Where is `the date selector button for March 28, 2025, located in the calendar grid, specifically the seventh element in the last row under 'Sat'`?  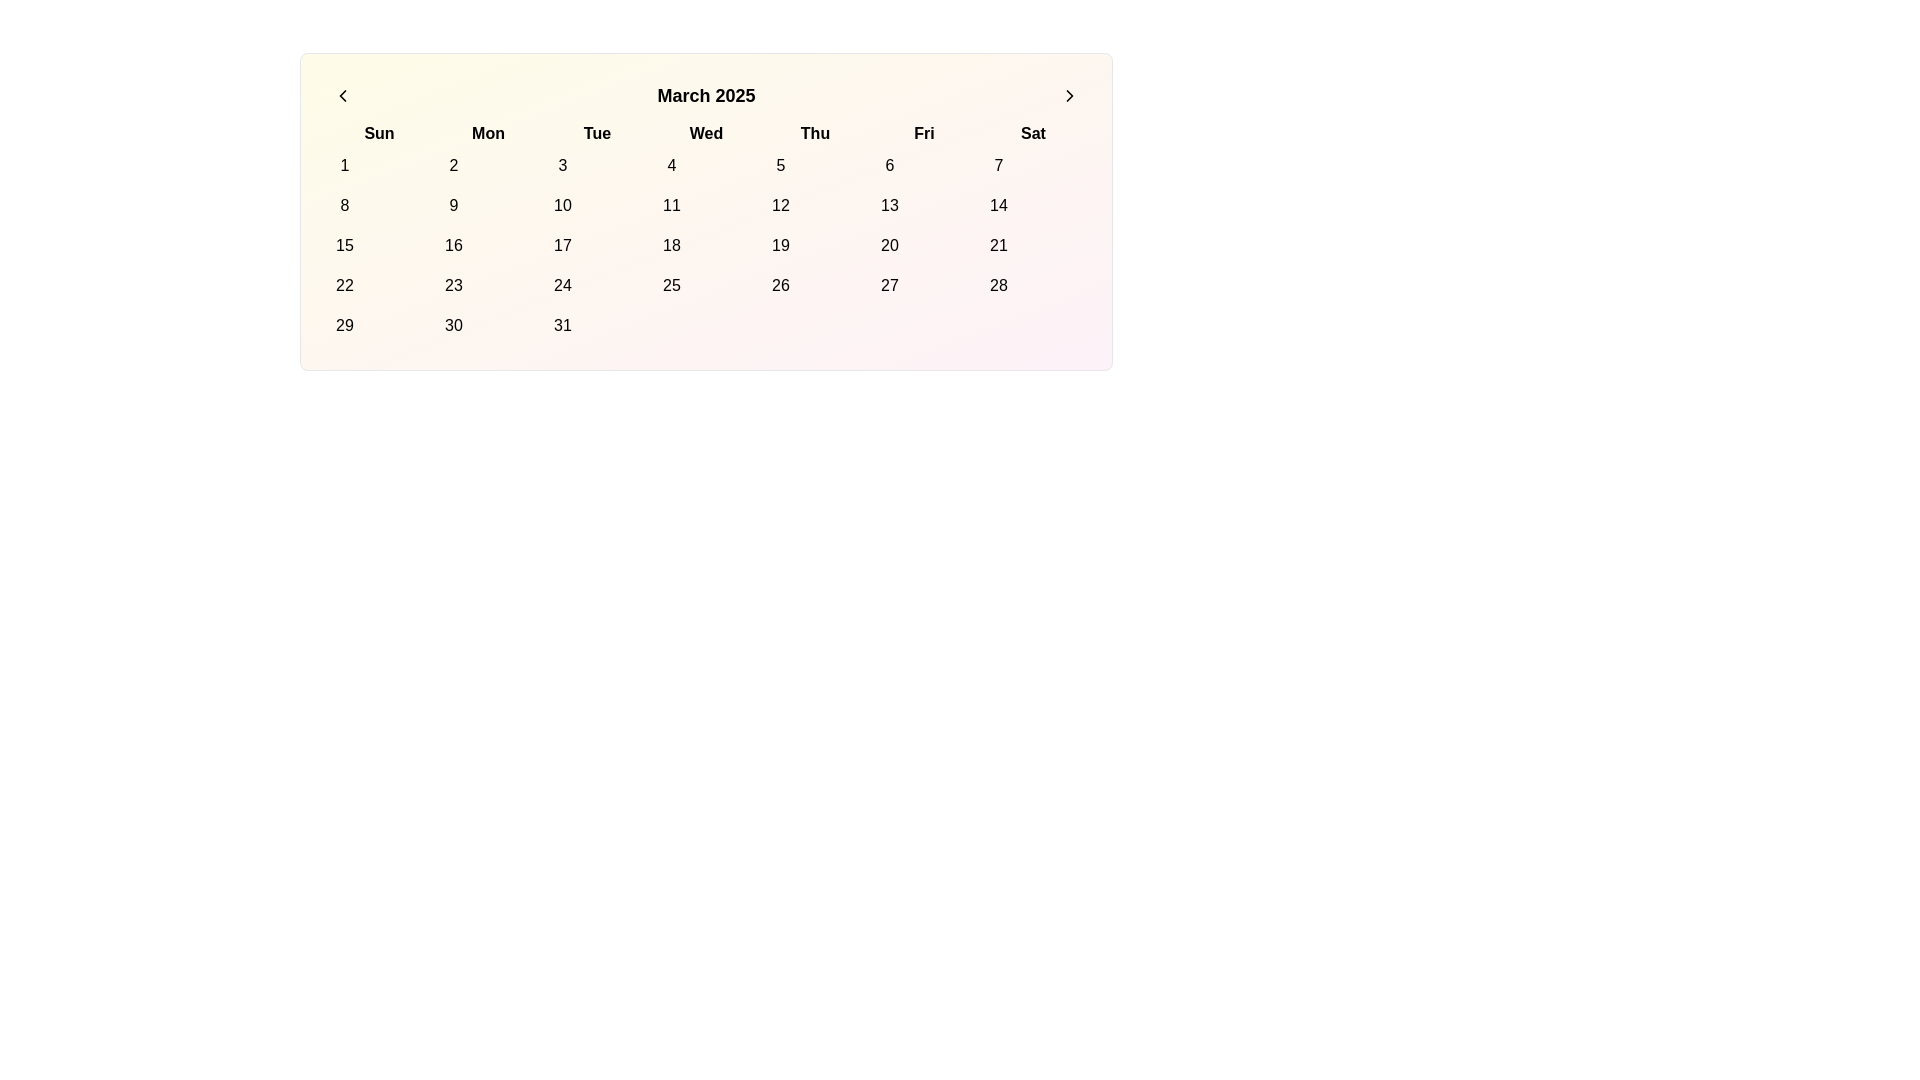
the date selector button for March 28, 2025, located in the calendar grid, specifically the seventh element in the last row under 'Sat' is located at coordinates (998, 285).